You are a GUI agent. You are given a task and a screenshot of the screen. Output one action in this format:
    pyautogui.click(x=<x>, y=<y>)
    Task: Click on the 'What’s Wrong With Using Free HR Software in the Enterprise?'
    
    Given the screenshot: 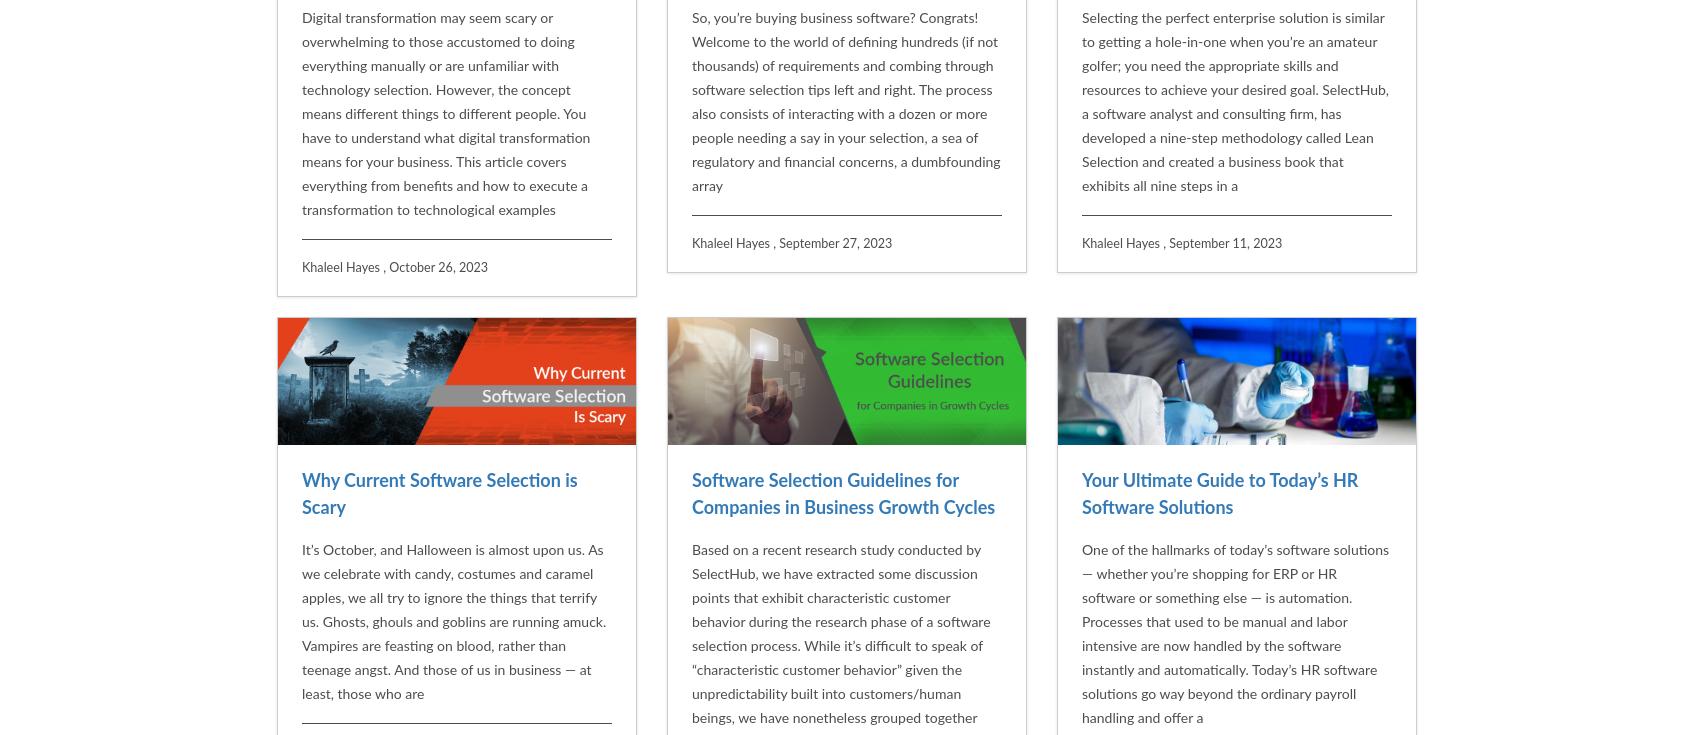 What is the action you would take?
    pyautogui.click(x=831, y=695)
    